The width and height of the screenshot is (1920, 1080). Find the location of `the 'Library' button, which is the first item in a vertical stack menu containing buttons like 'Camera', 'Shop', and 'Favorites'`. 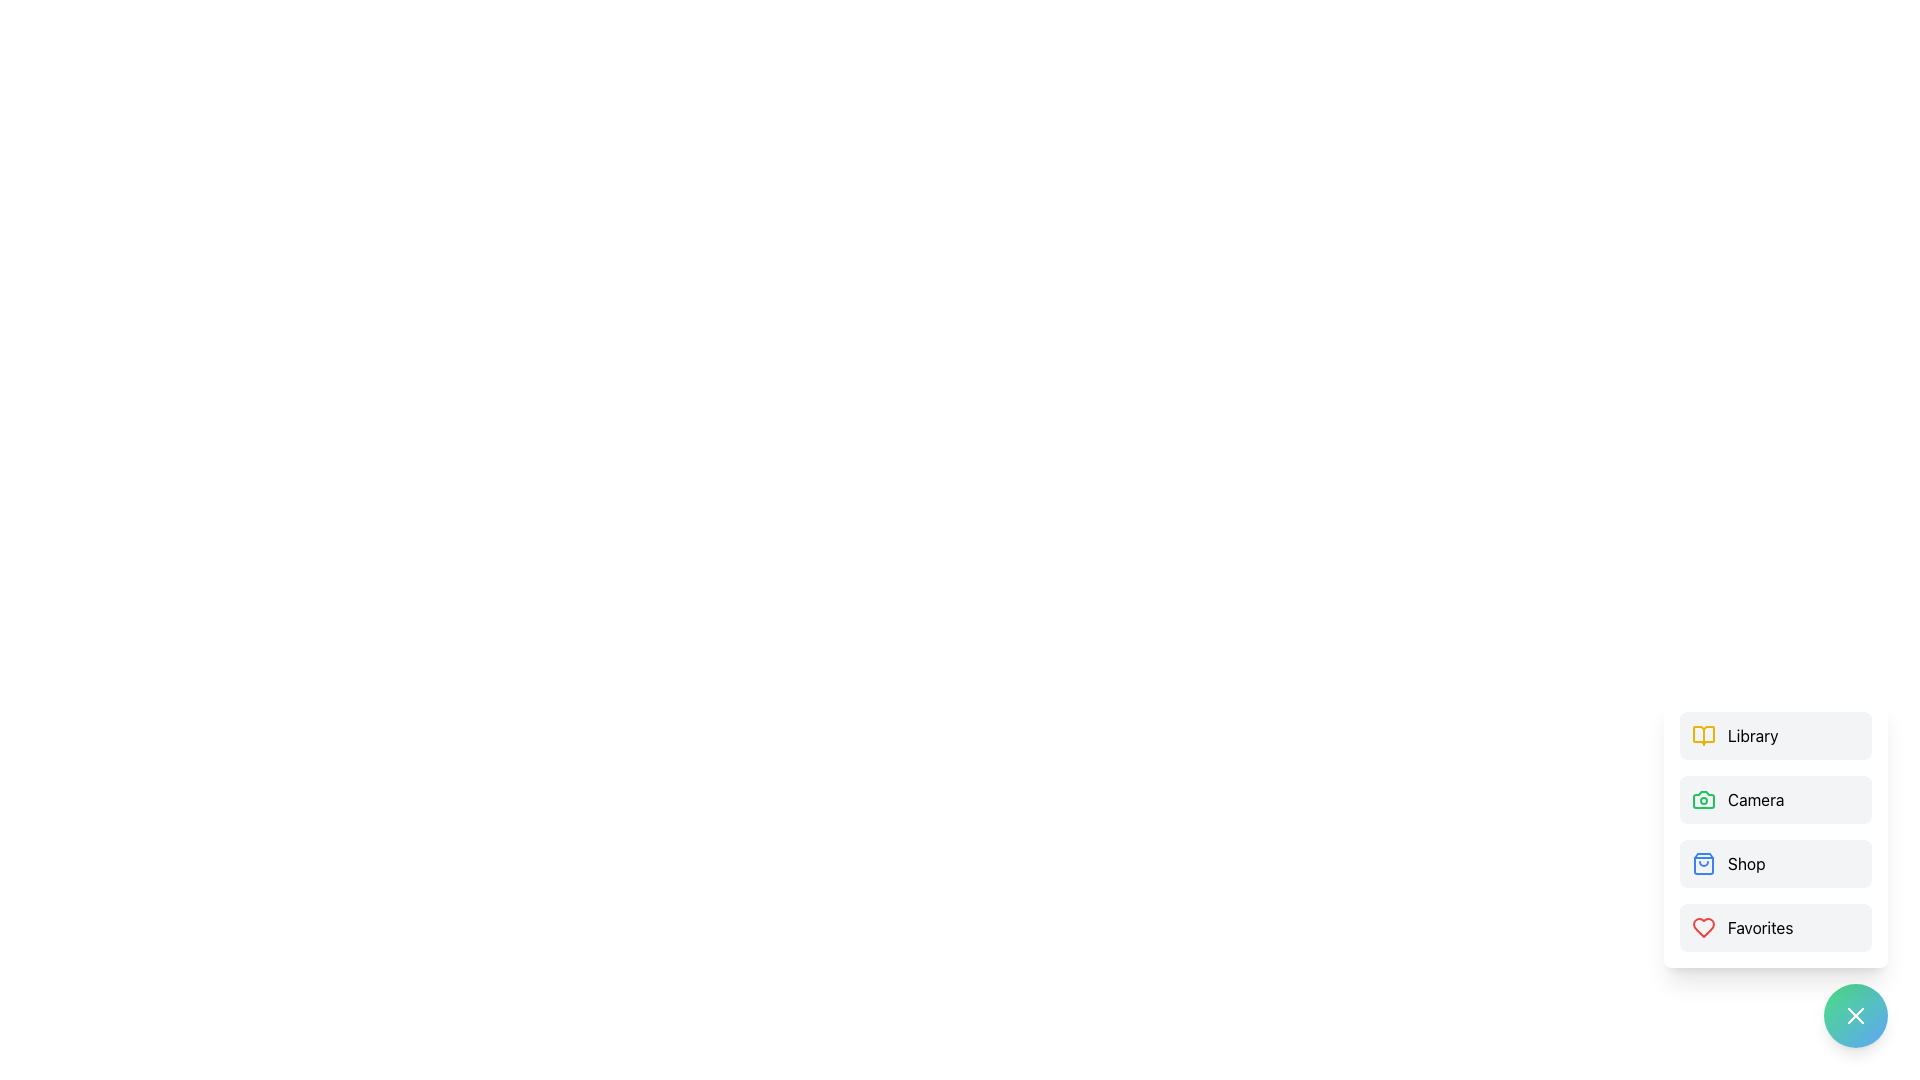

the 'Library' button, which is the first item in a vertical stack menu containing buttons like 'Camera', 'Shop', and 'Favorites' is located at coordinates (1776, 736).